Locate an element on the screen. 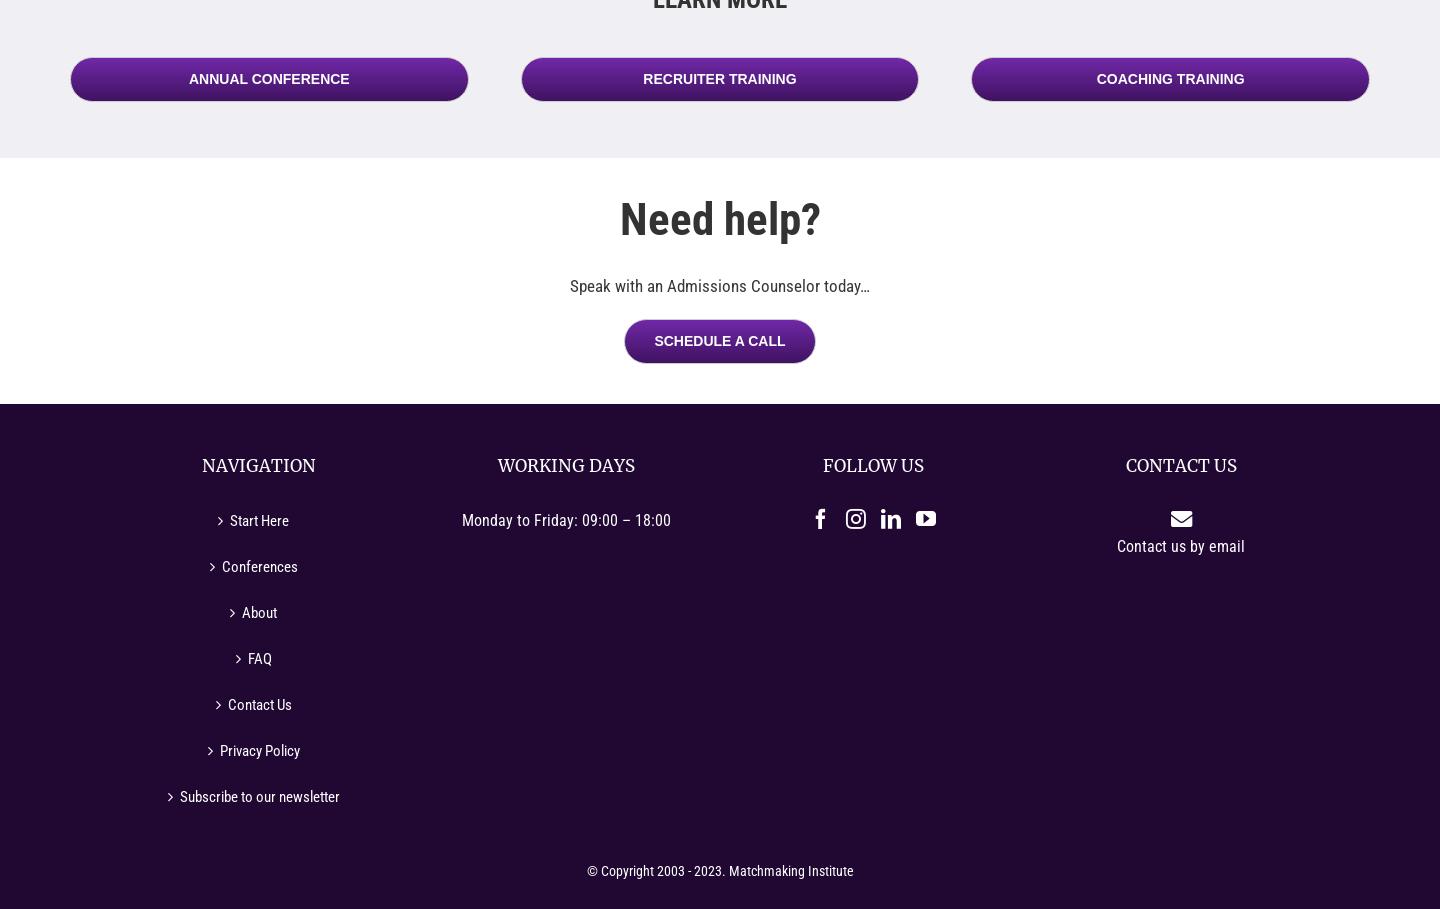 The image size is (1440, 909). '© Copyright 2003 -' is located at coordinates (638, 869).